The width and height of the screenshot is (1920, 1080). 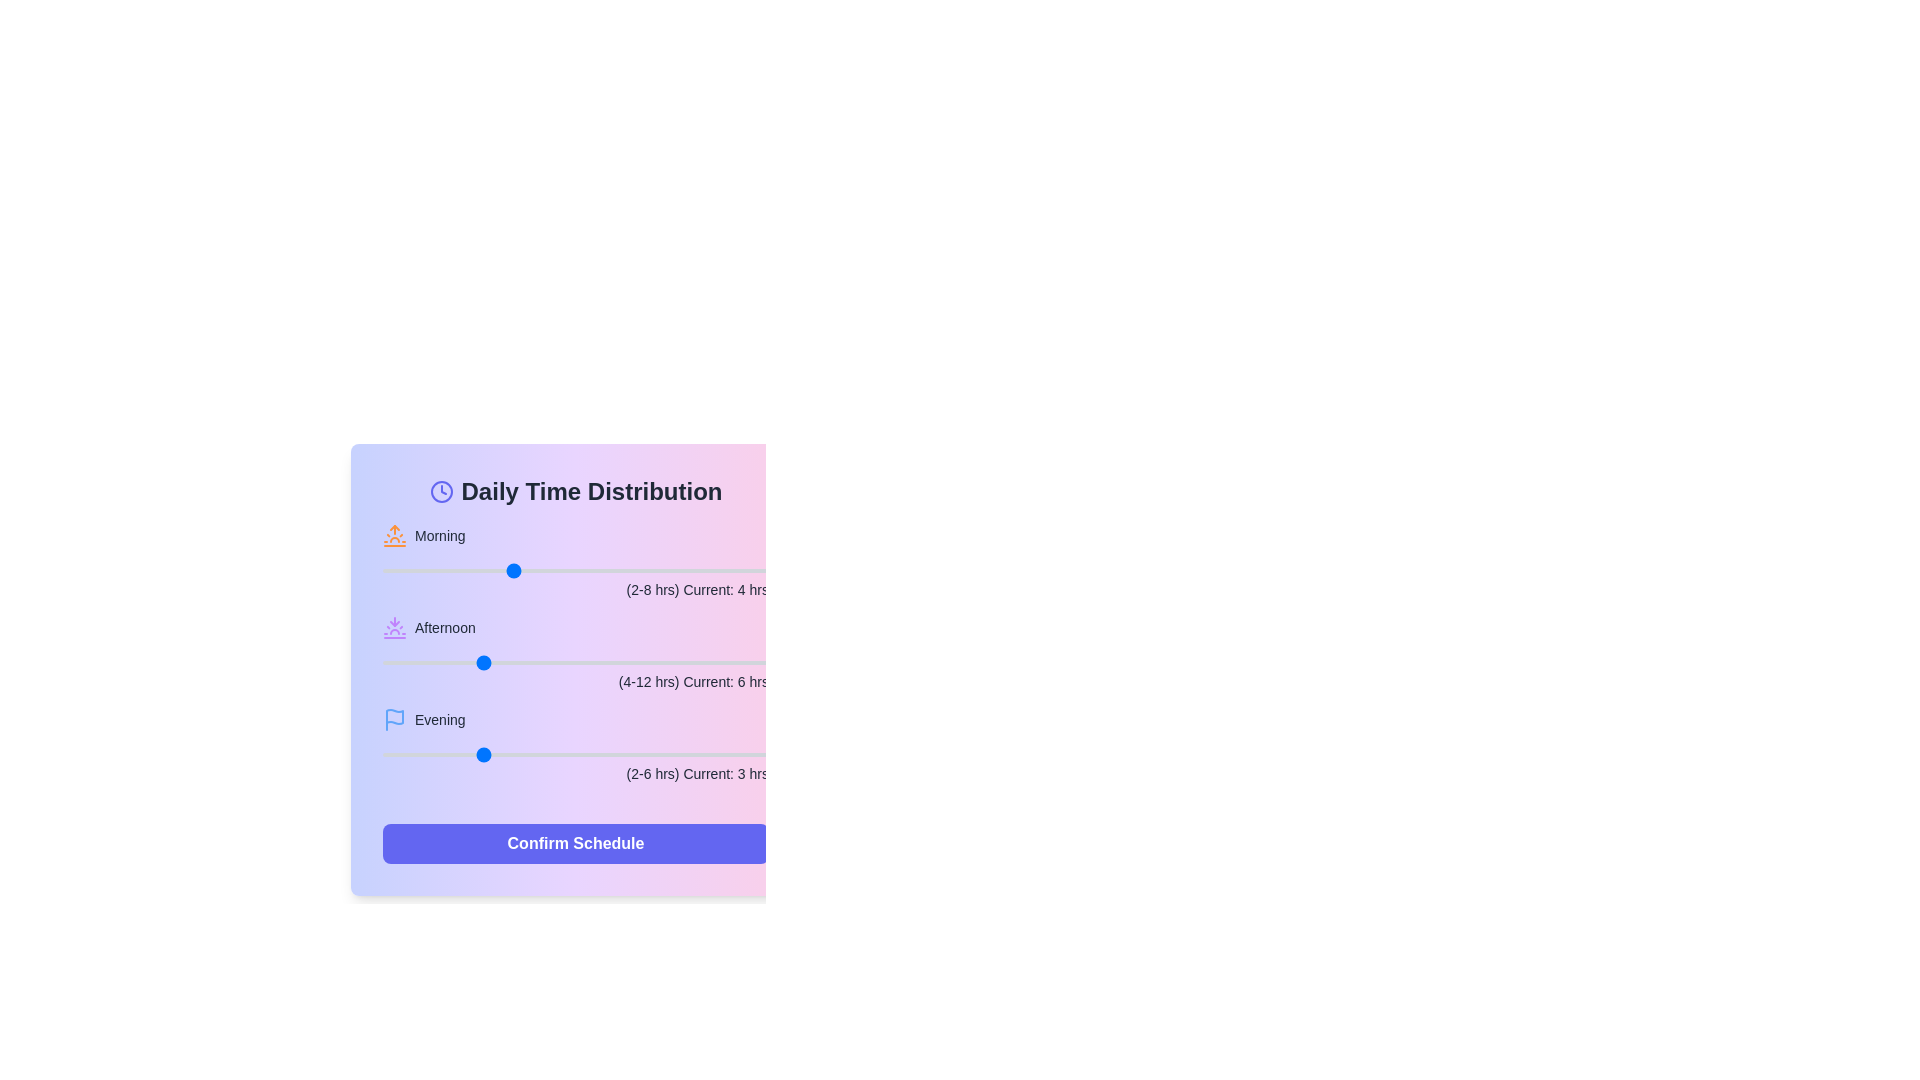 I want to click on afternoon duration, so click(x=430, y=663).